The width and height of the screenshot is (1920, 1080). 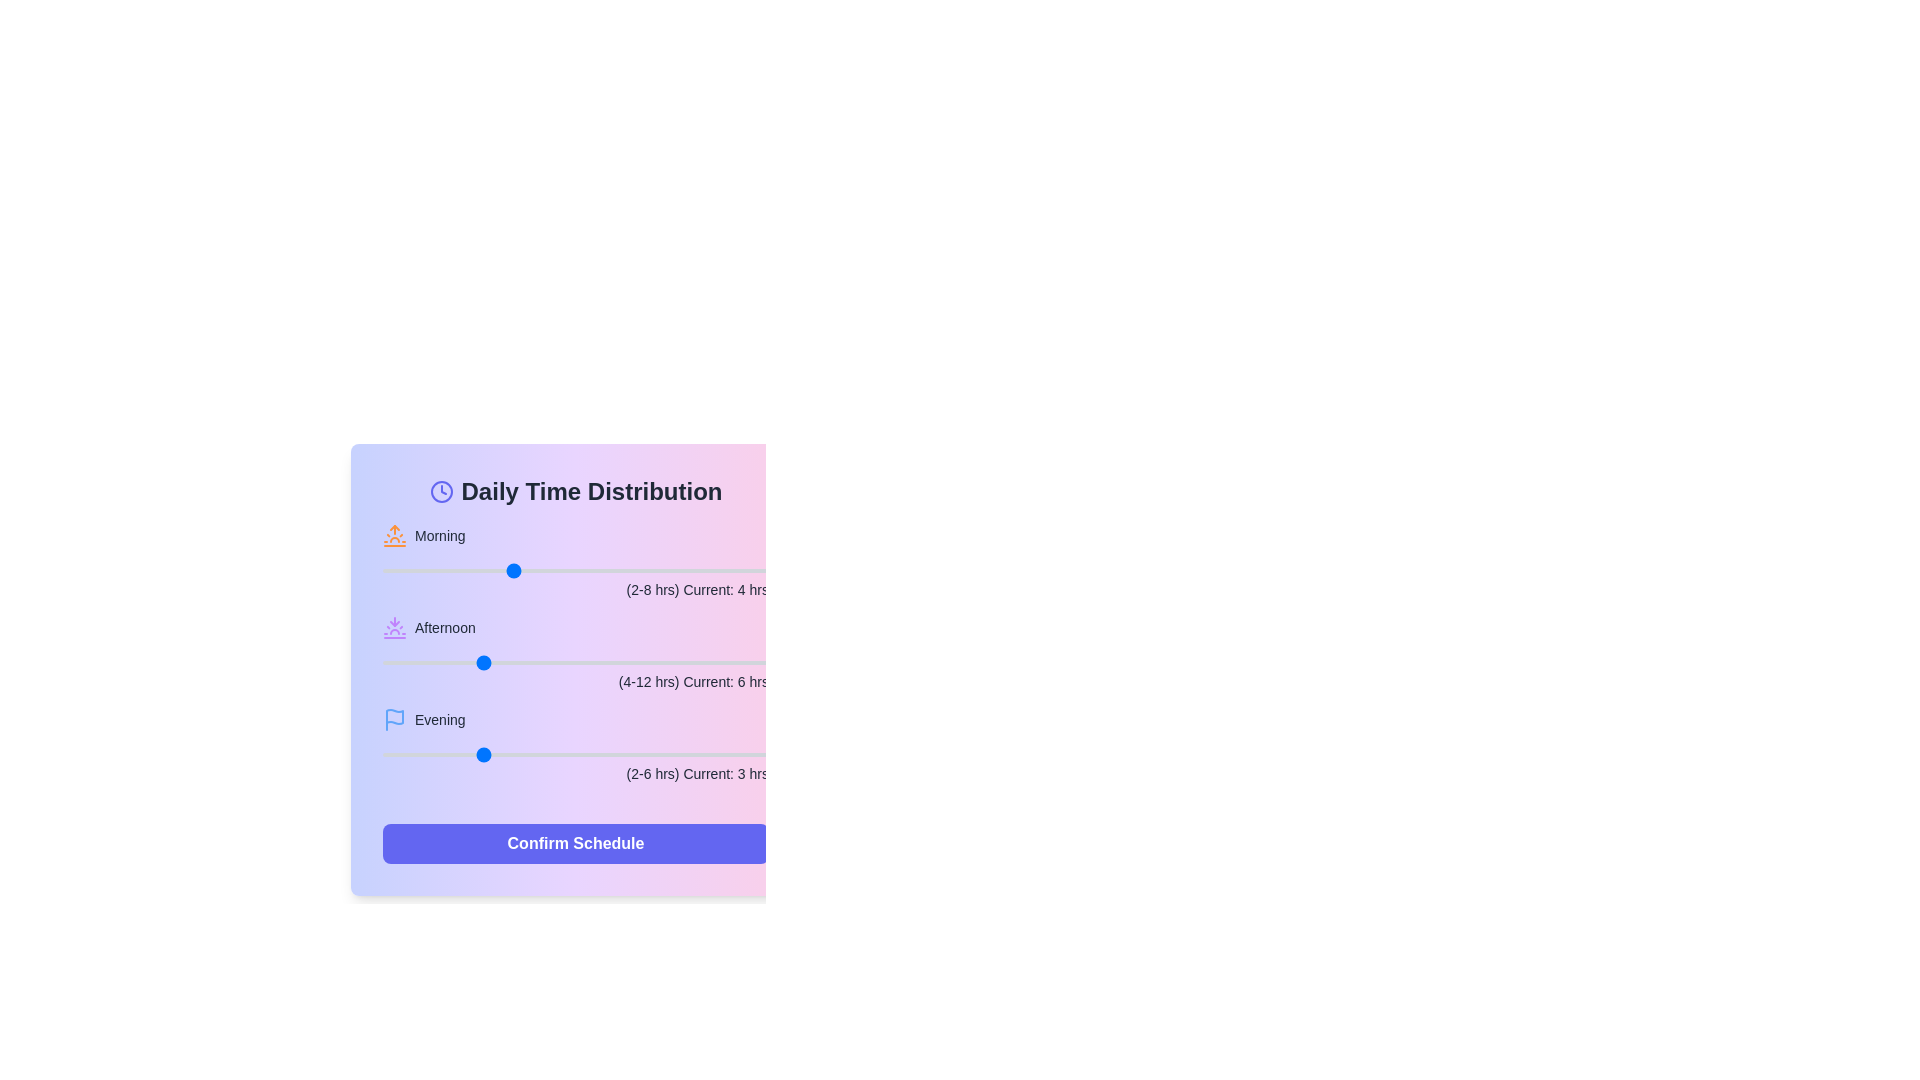 I want to click on afternoon duration, so click(x=430, y=663).